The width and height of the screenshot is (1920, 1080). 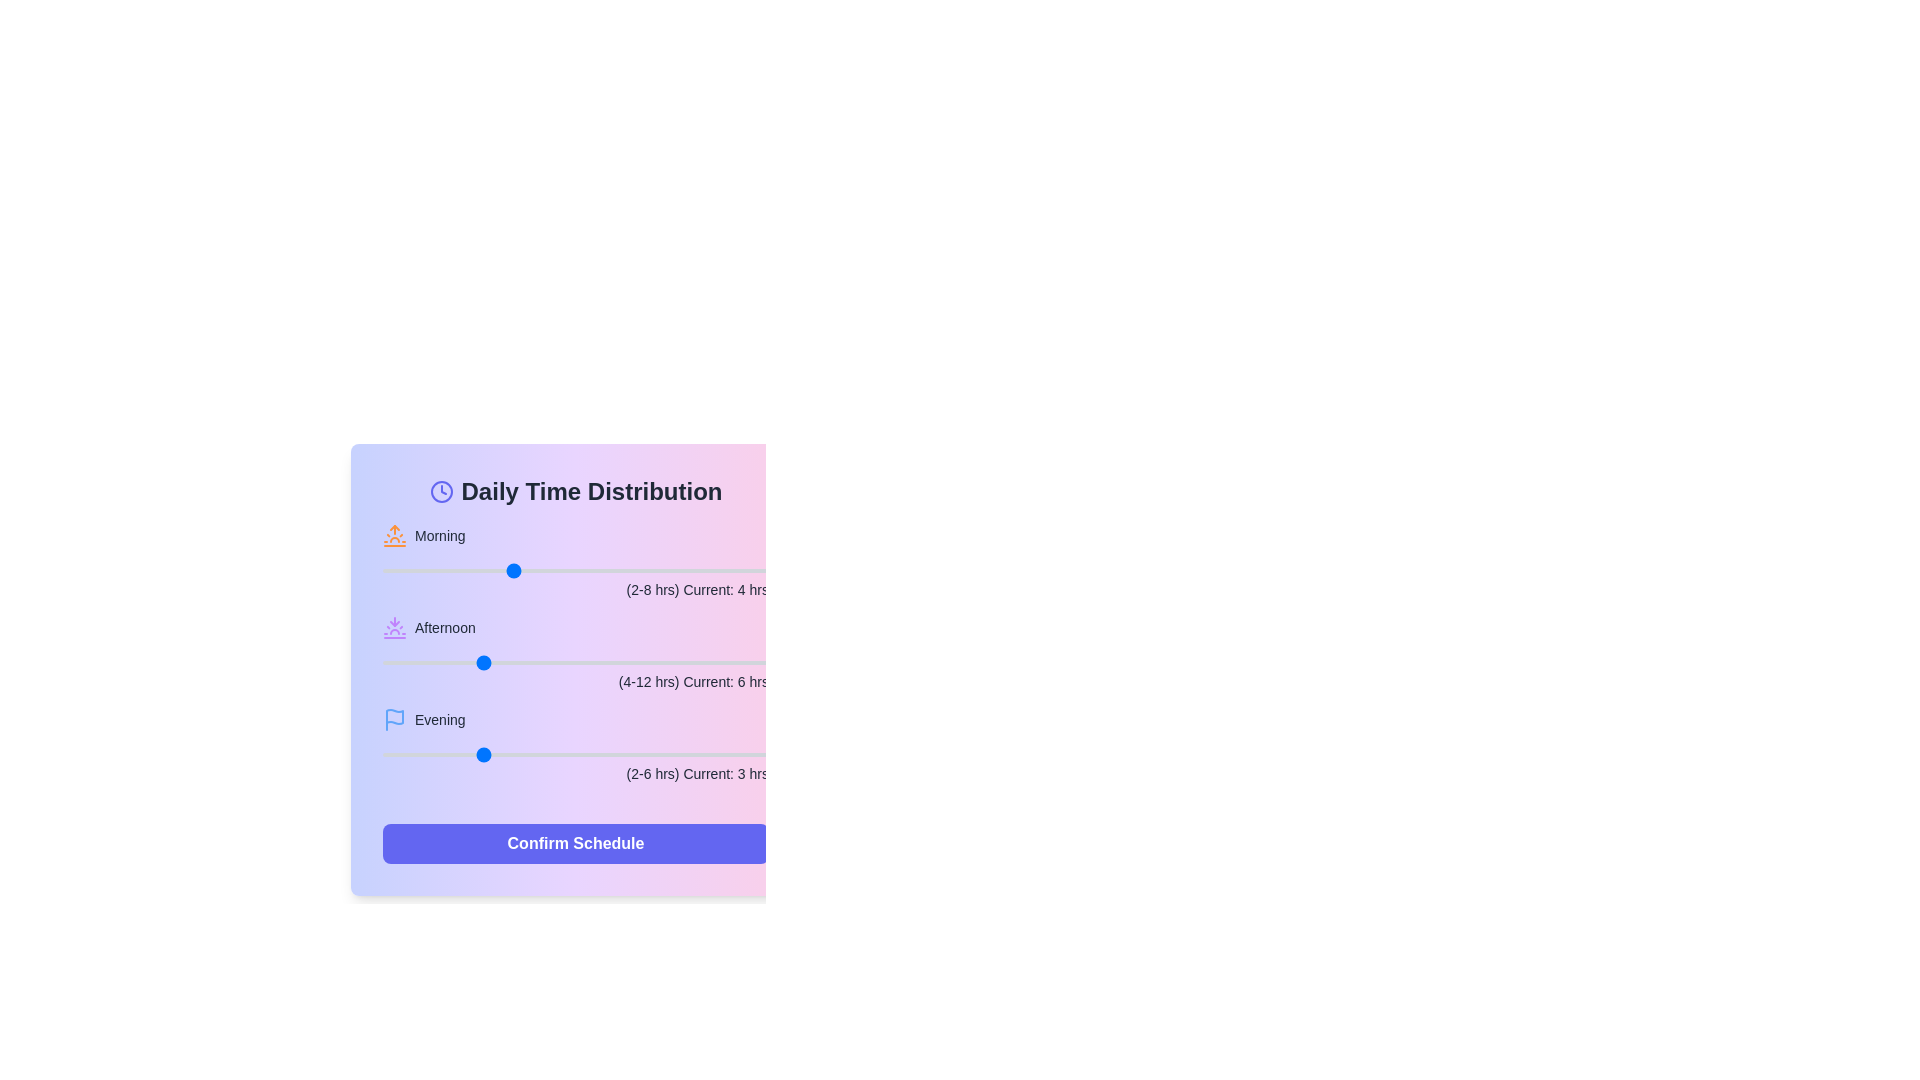 I want to click on afternoon duration, so click(x=430, y=663).